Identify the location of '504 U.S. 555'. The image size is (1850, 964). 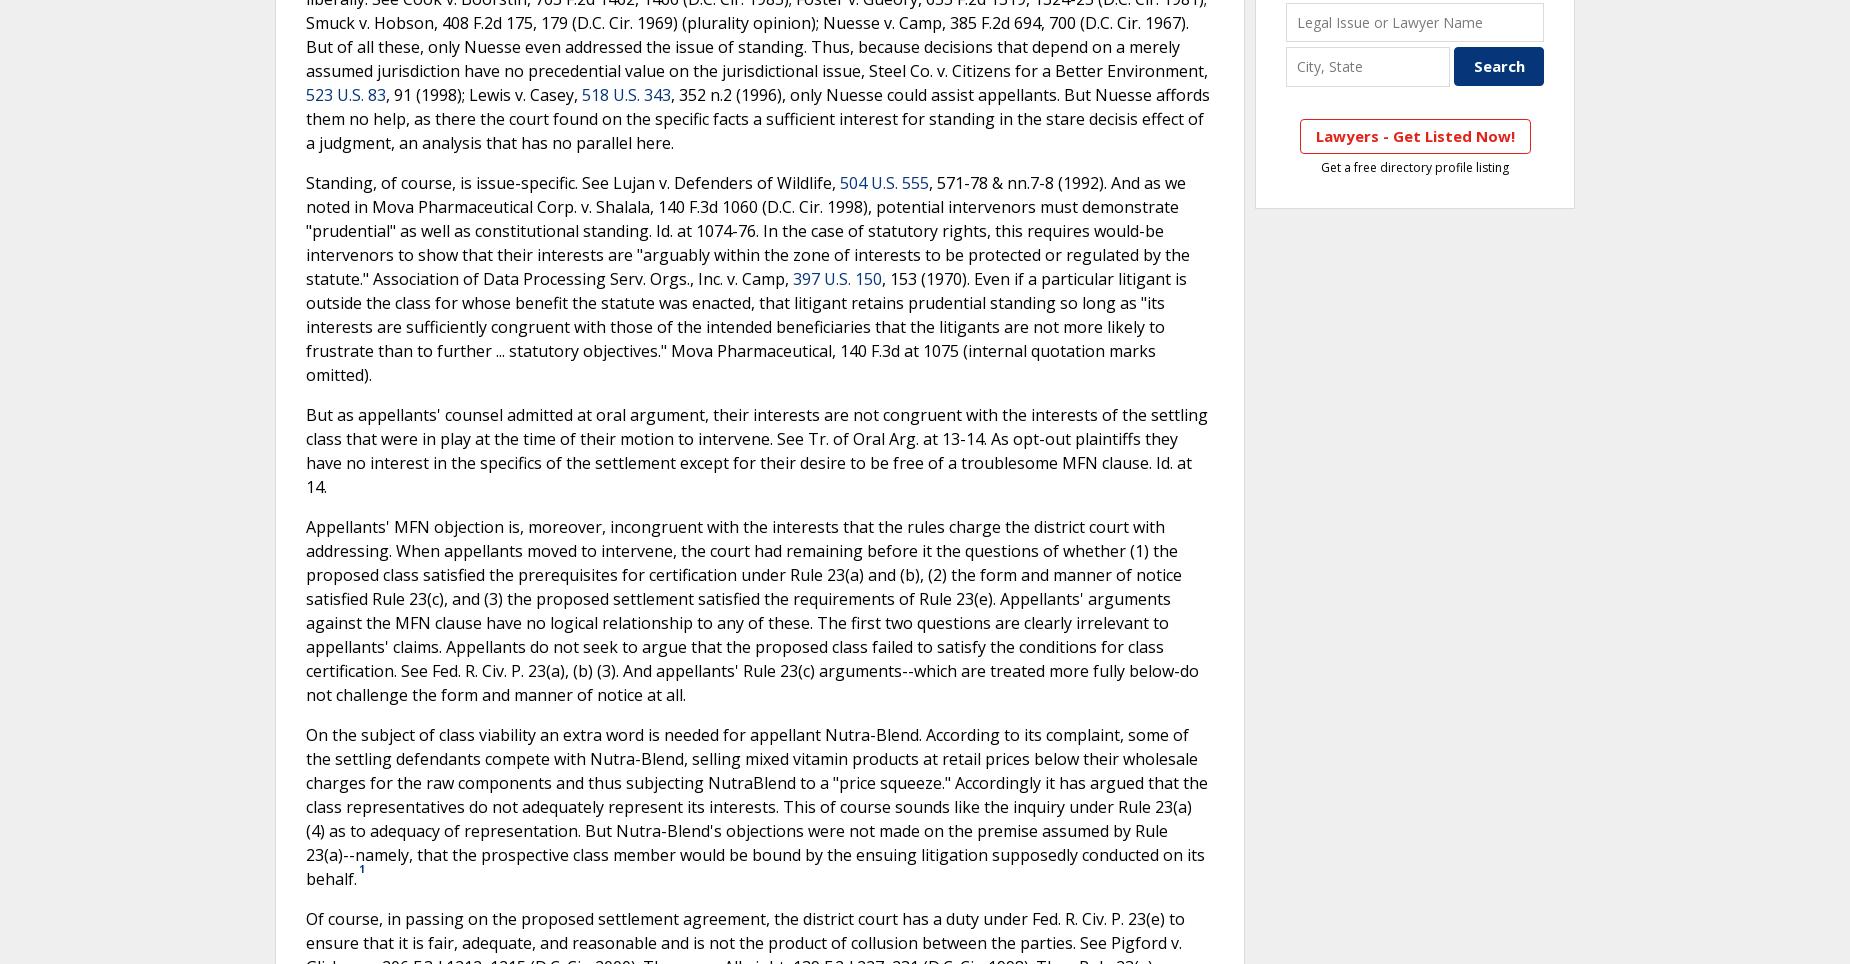
(840, 181).